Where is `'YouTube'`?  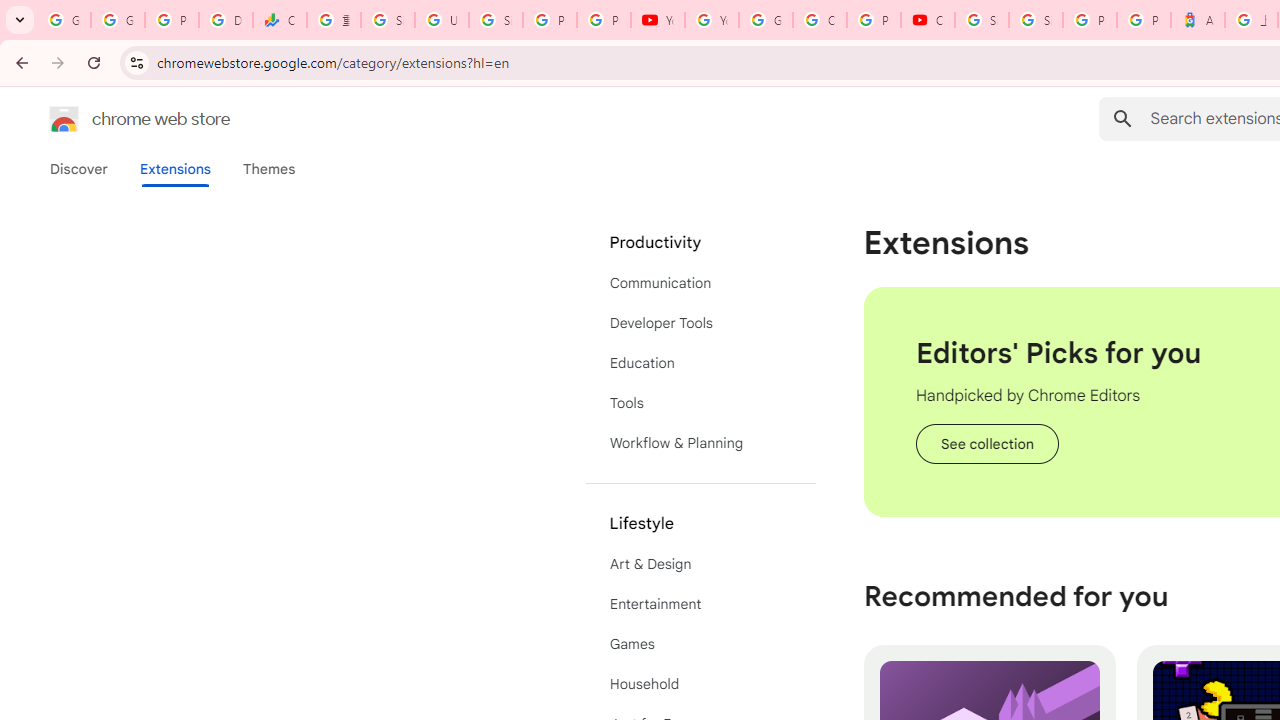 'YouTube' is located at coordinates (657, 20).